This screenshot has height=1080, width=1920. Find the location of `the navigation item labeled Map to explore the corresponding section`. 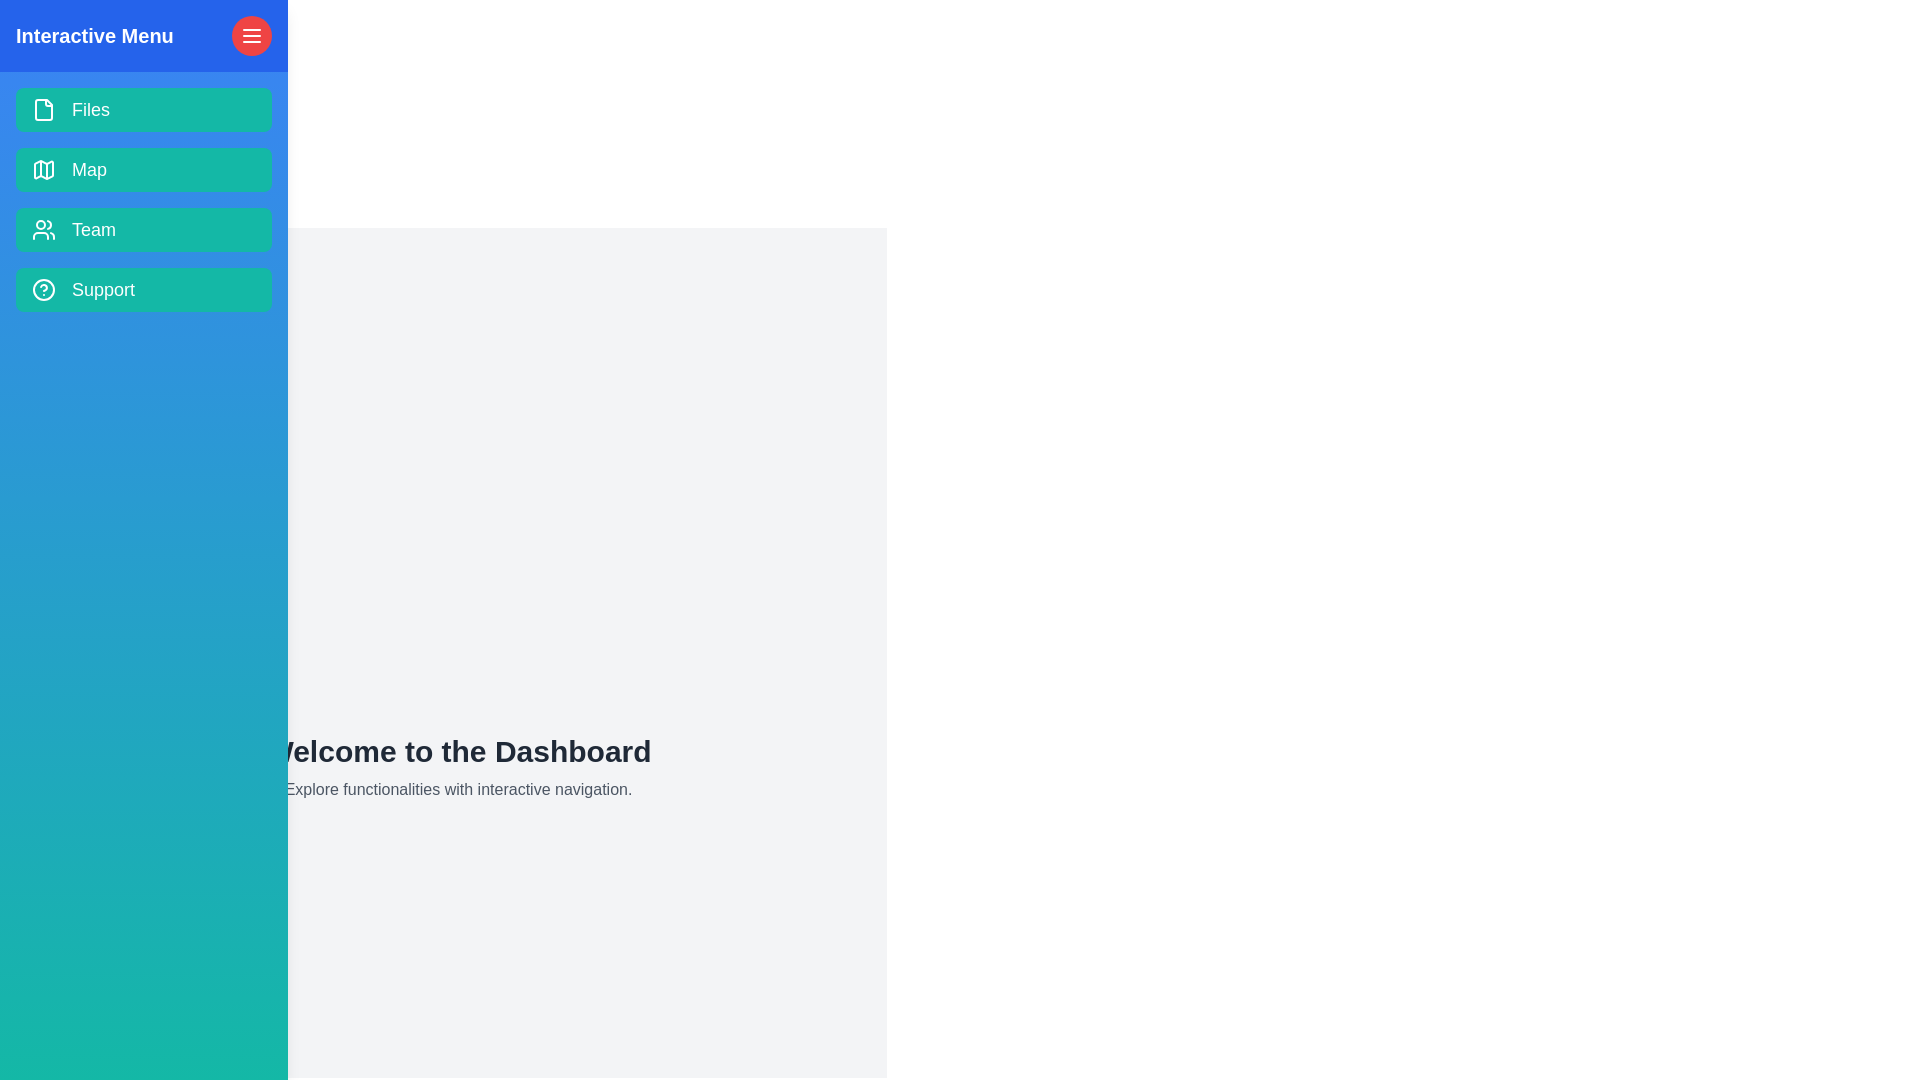

the navigation item labeled Map to explore the corresponding section is located at coordinates (143, 168).